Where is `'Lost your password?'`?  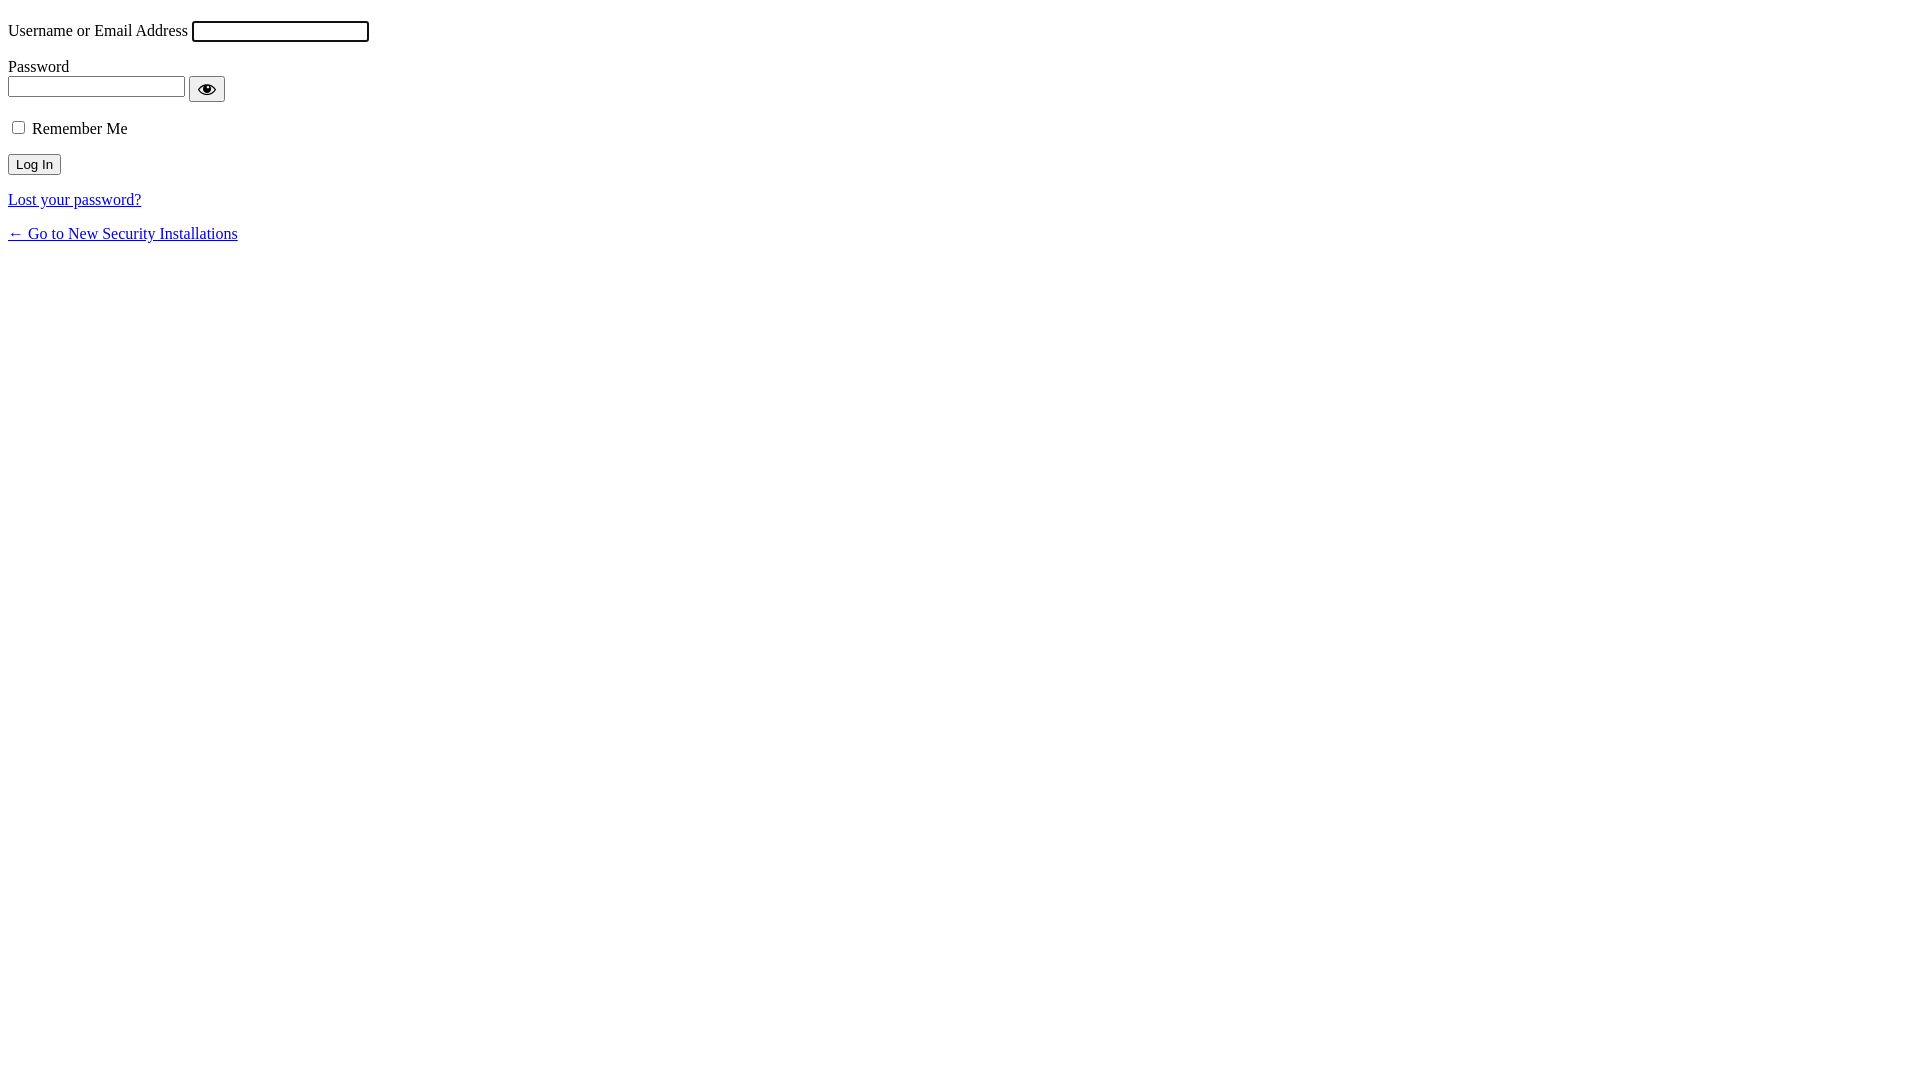
'Lost your password?' is located at coordinates (74, 199).